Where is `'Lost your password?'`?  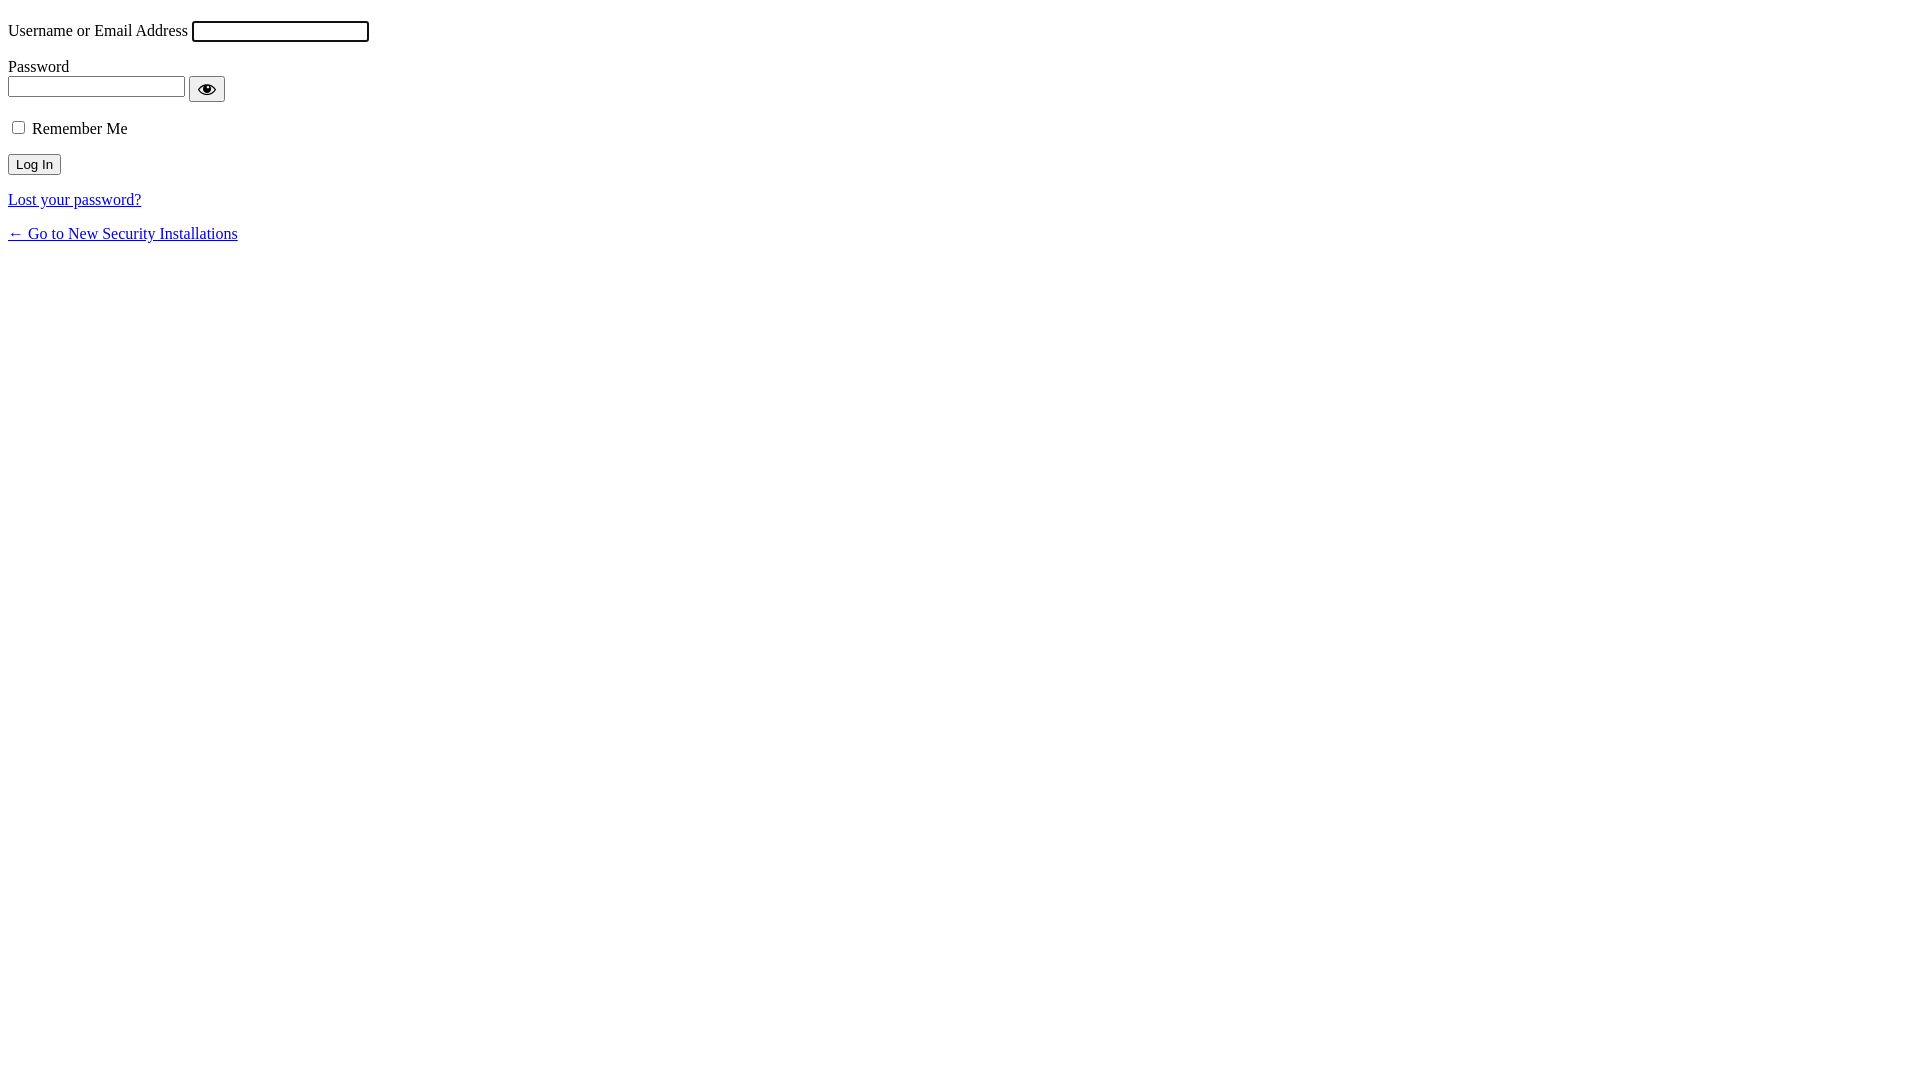
'Lost your password?' is located at coordinates (74, 199).